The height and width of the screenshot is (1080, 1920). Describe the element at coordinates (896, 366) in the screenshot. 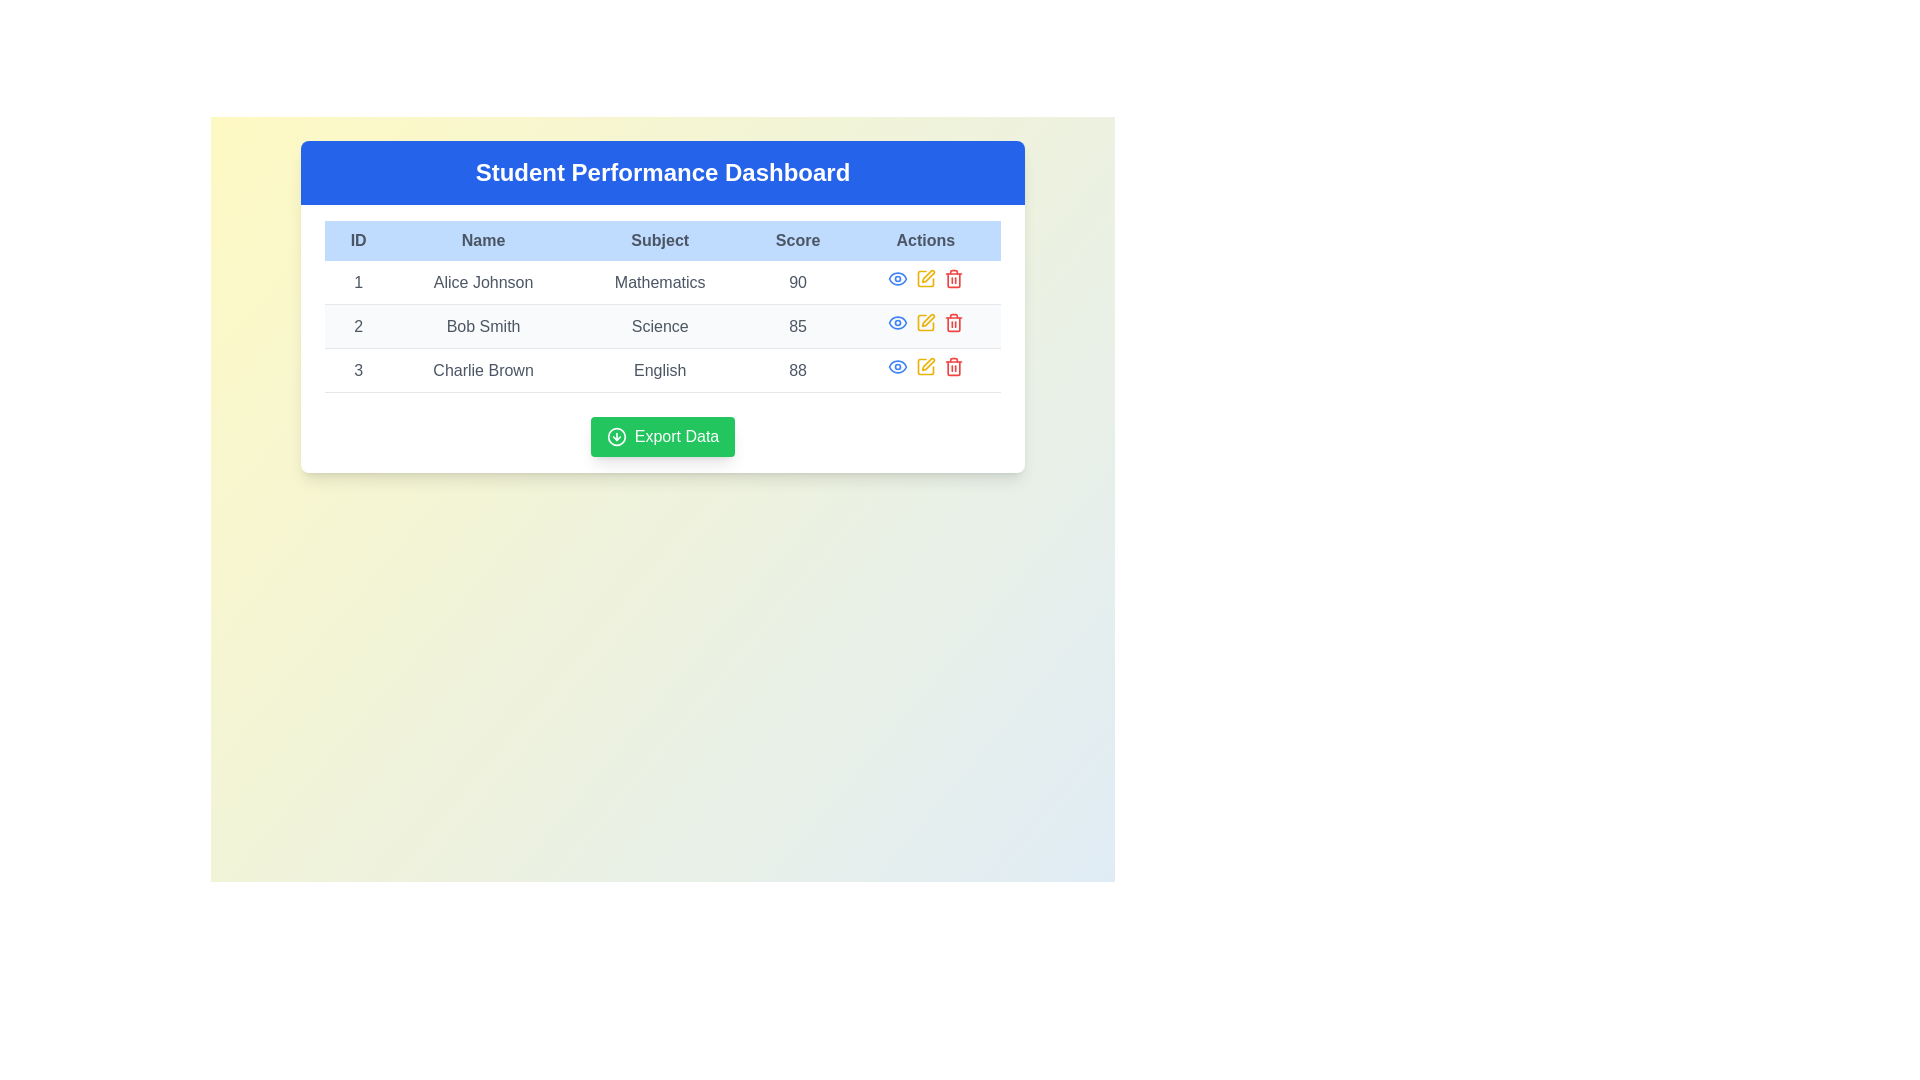

I see `the first icon in the 'Actions' column of the third row of the table` at that location.